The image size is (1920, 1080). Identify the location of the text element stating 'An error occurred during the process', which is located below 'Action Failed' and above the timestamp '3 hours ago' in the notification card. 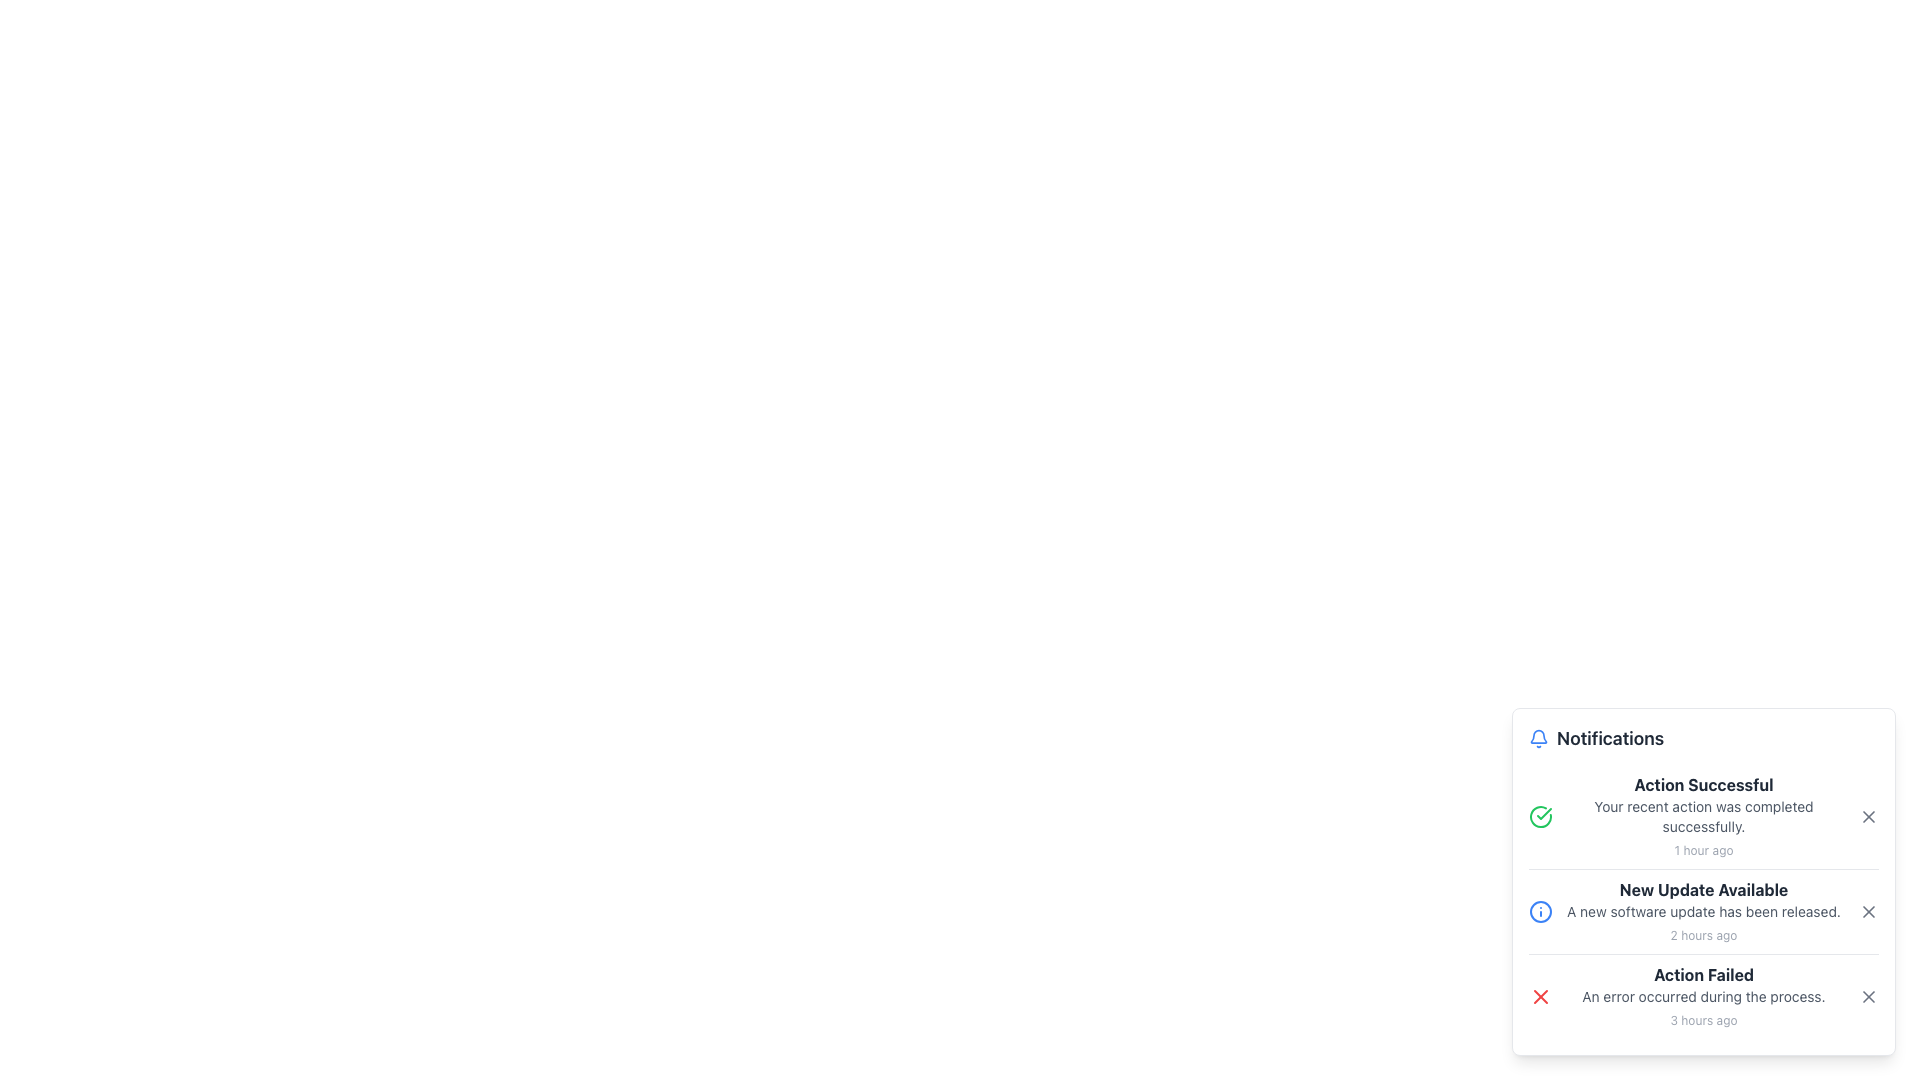
(1703, 996).